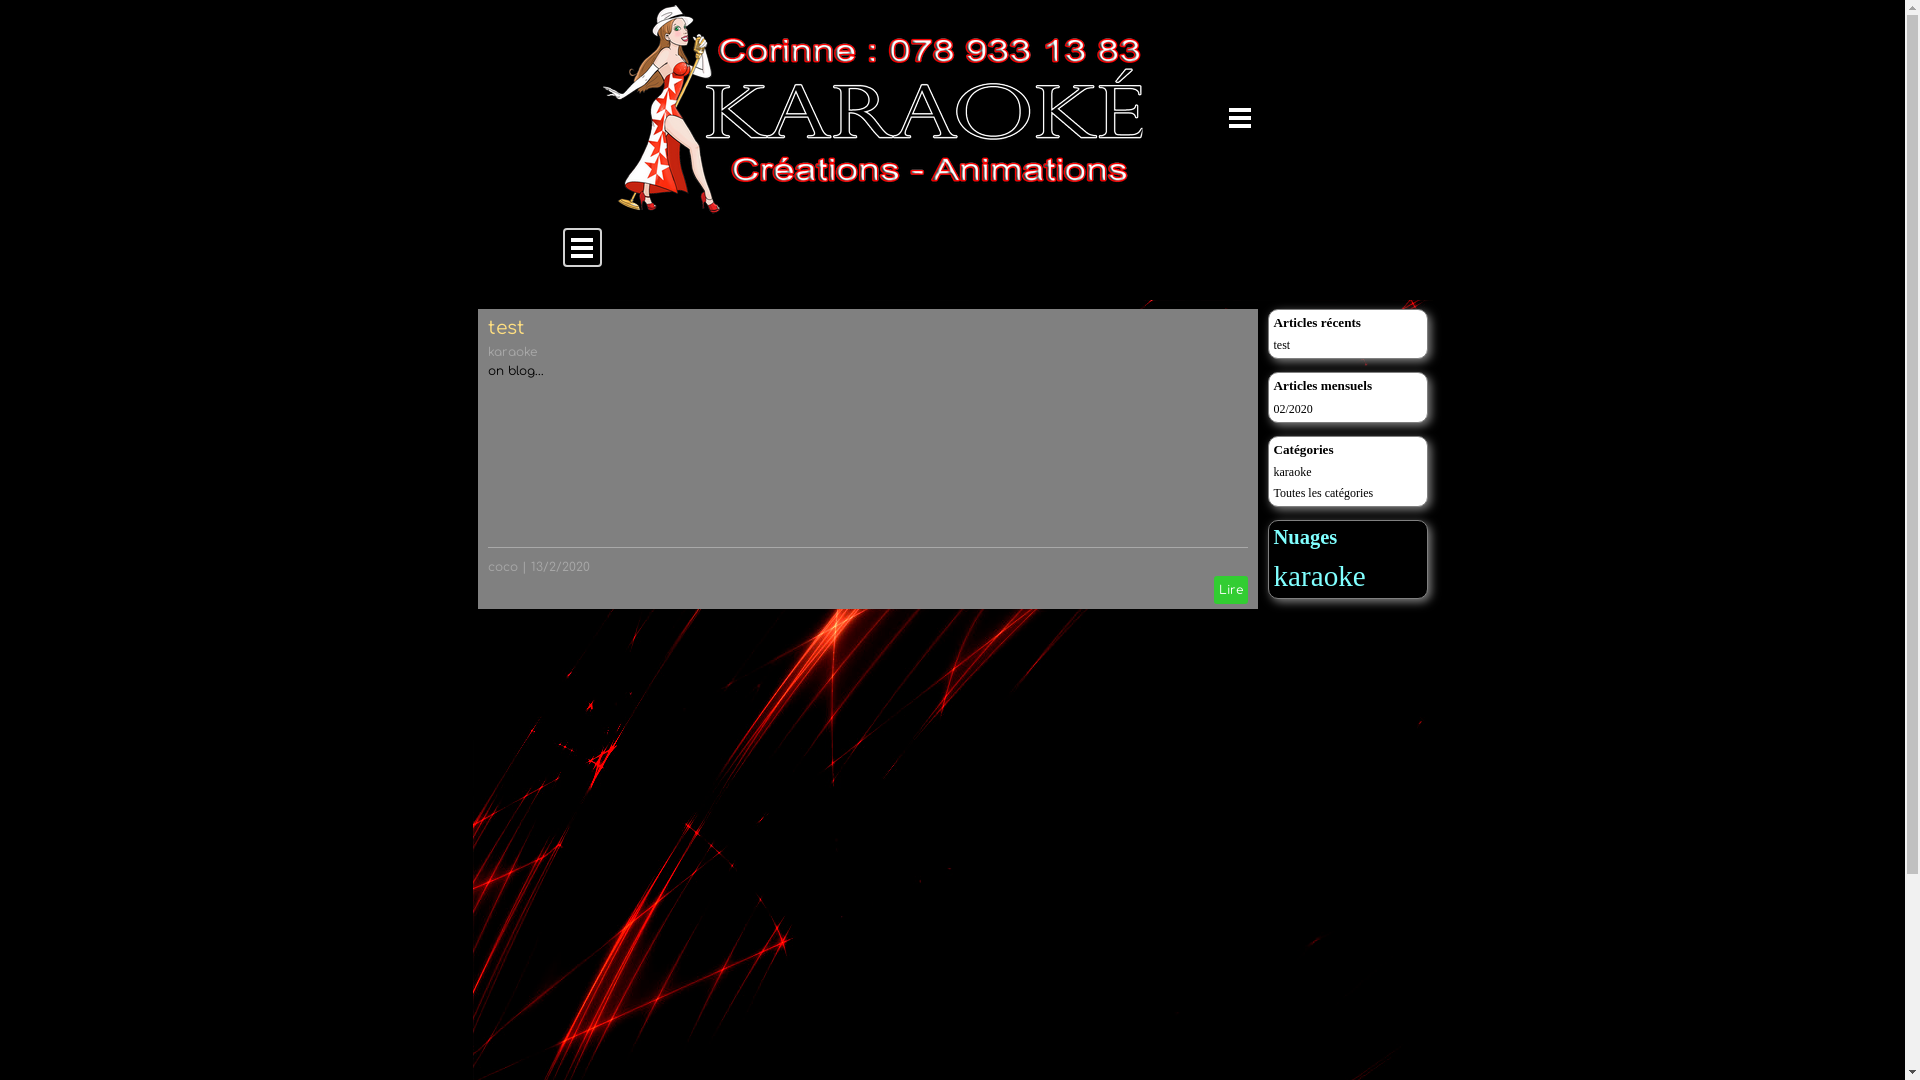 Image resolution: width=1920 pixels, height=1080 pixels. I want to click on 'karaoke', so click(1292, 471).